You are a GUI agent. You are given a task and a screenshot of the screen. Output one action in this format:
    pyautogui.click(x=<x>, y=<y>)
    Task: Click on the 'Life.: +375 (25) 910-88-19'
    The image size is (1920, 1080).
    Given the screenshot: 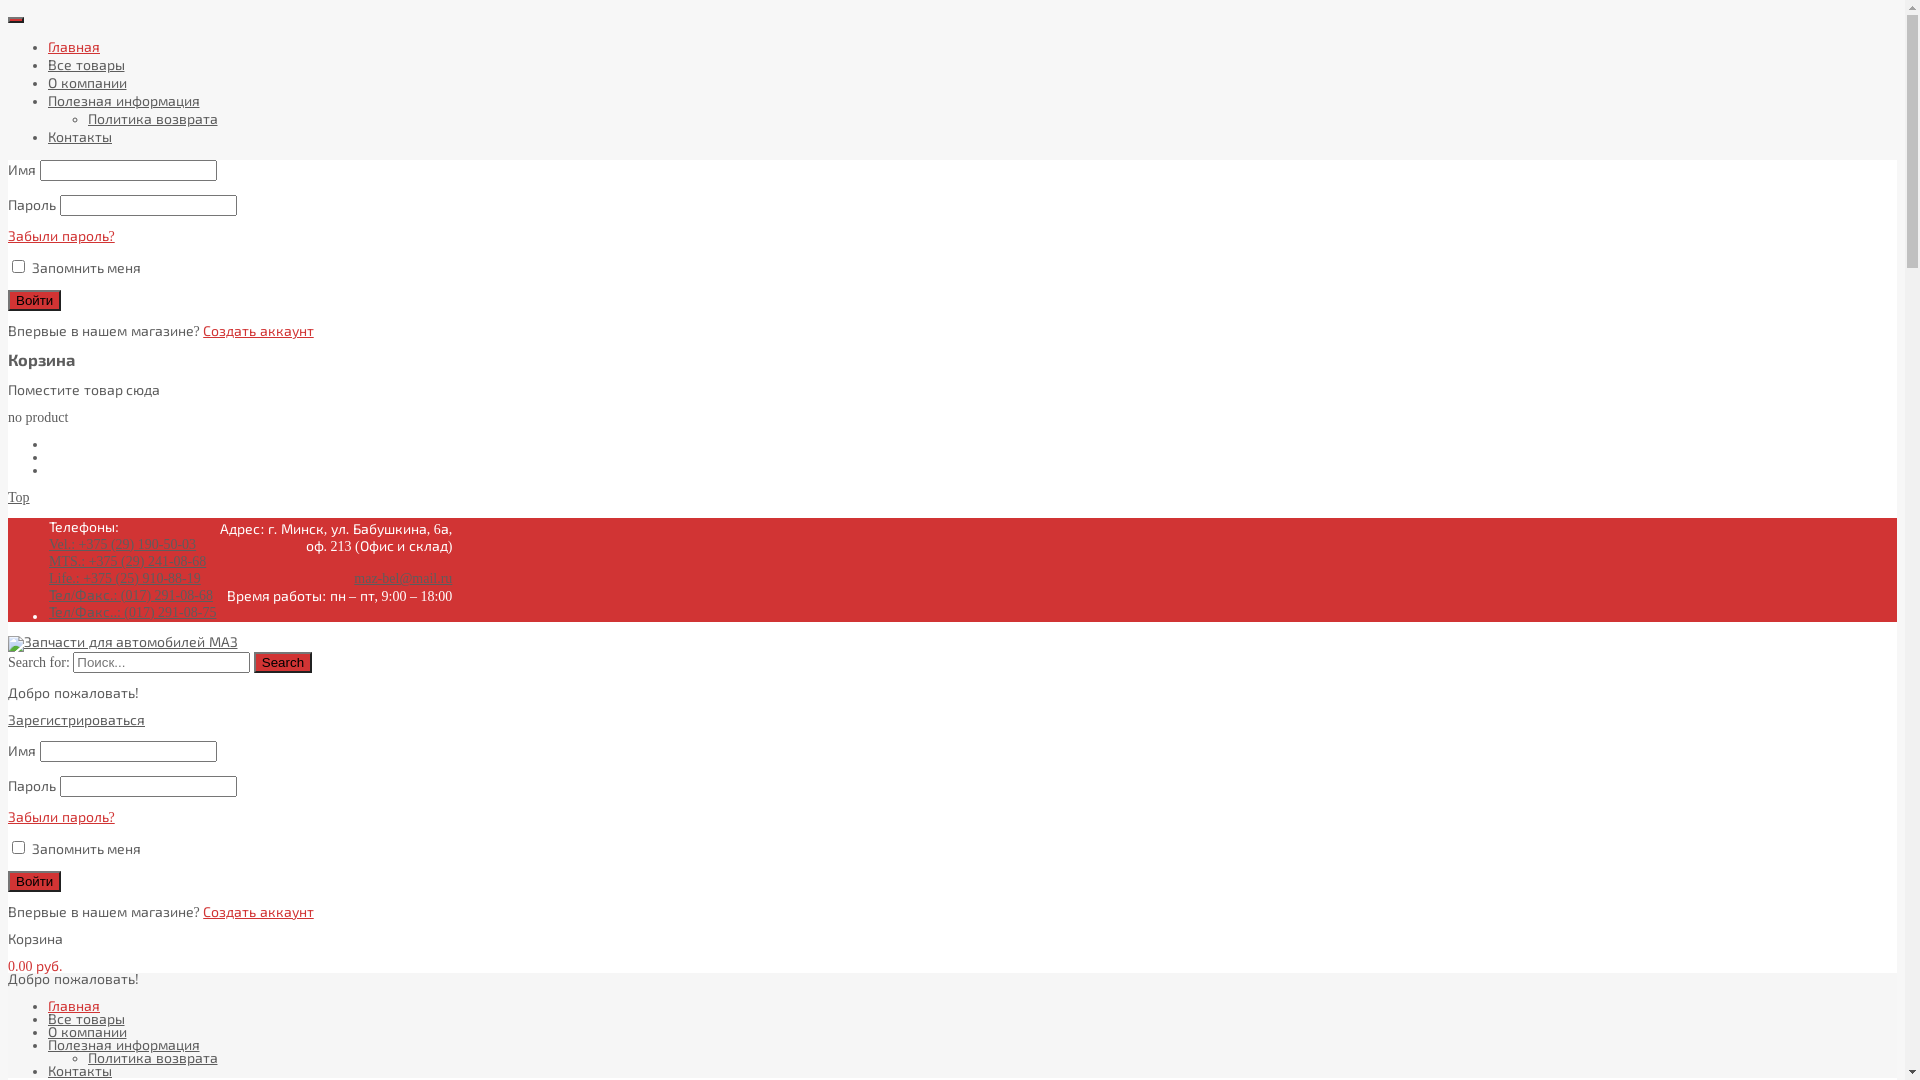 What is the action you would take?
    pyautogui.click(x=48, y=578)
    